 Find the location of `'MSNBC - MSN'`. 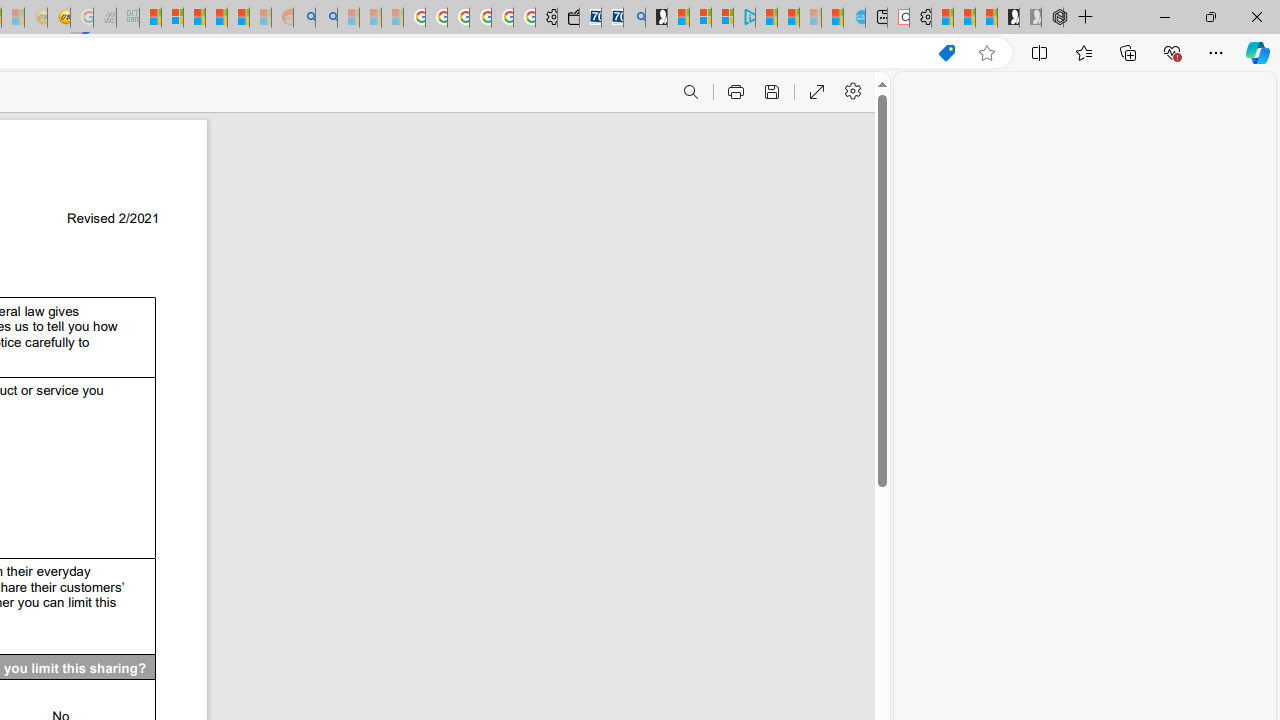

'MSNBC - MSN' is located at coordinates (149, 17).